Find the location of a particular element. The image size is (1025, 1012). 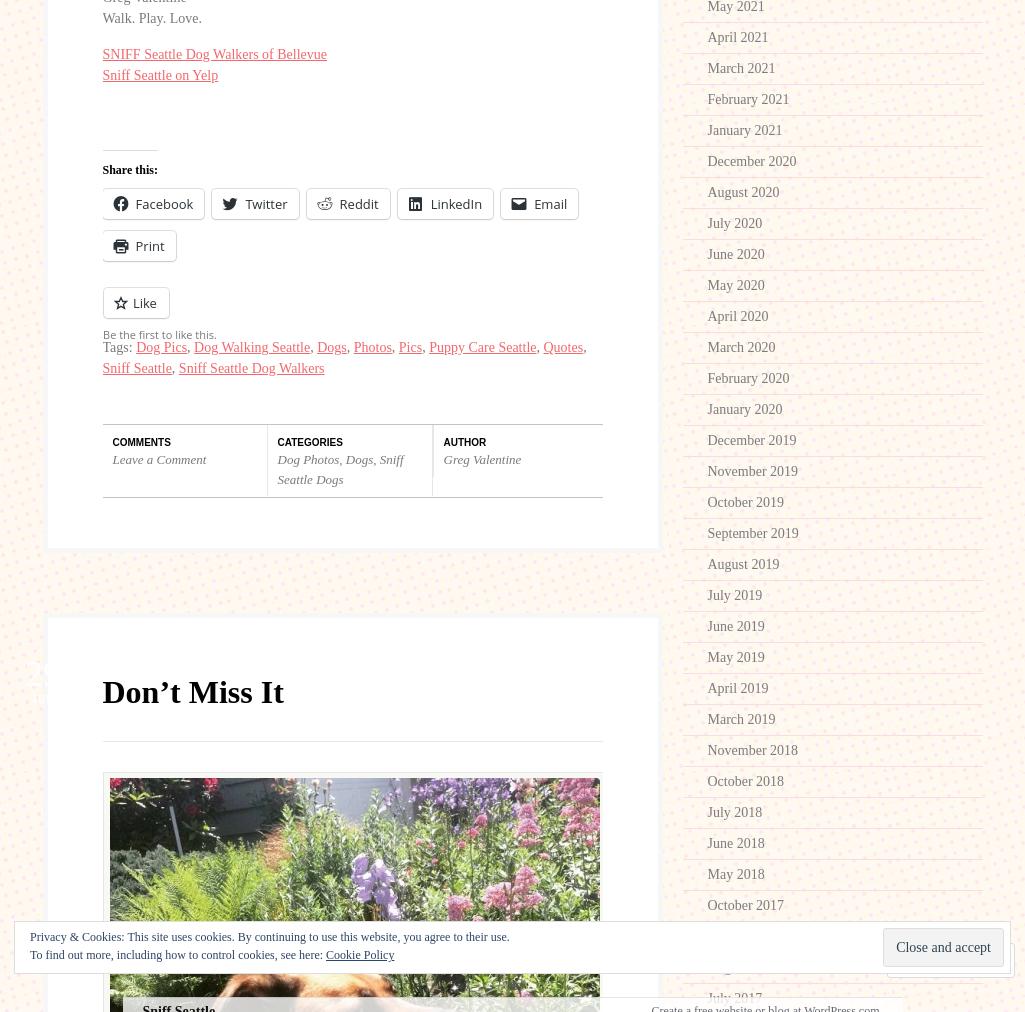

'Email' is located at coordinates (549, 204).